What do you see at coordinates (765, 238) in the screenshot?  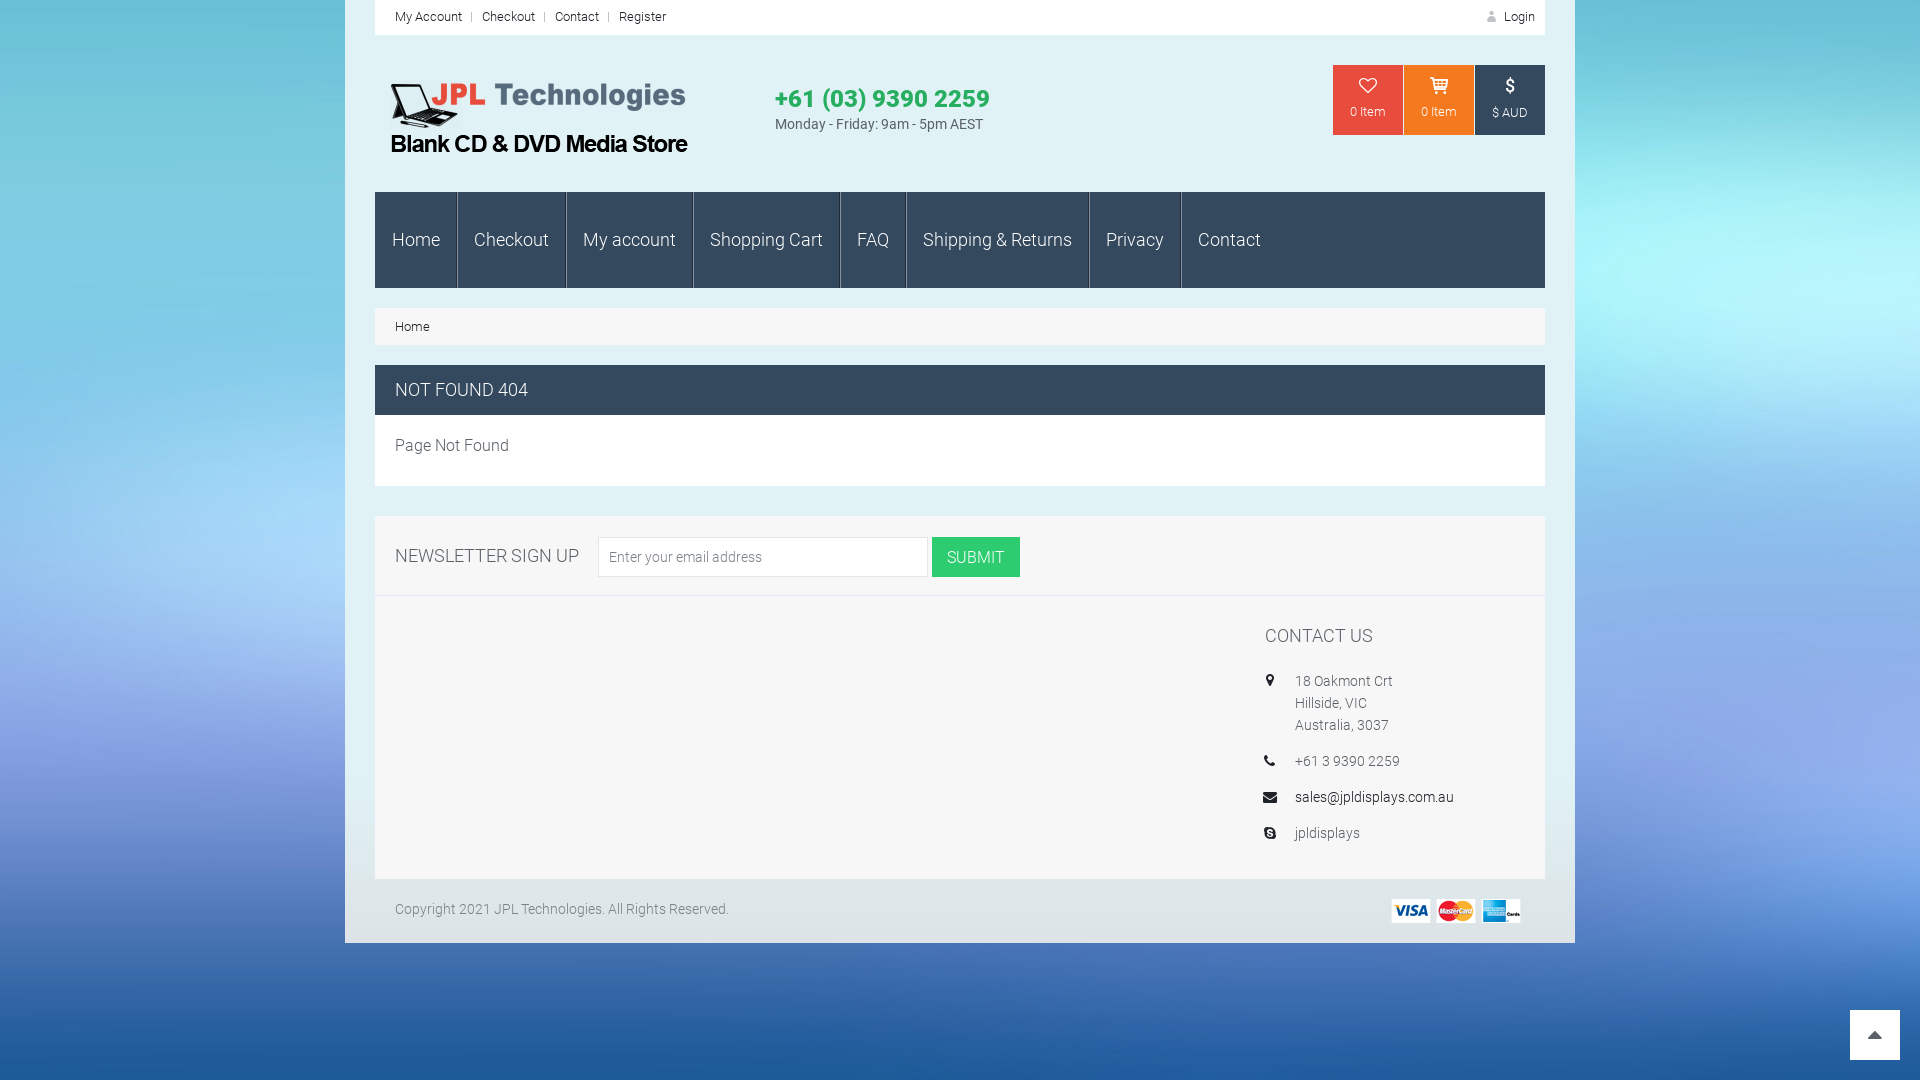 I see `'Shopping Cart'` at bounding box center [765, 238].